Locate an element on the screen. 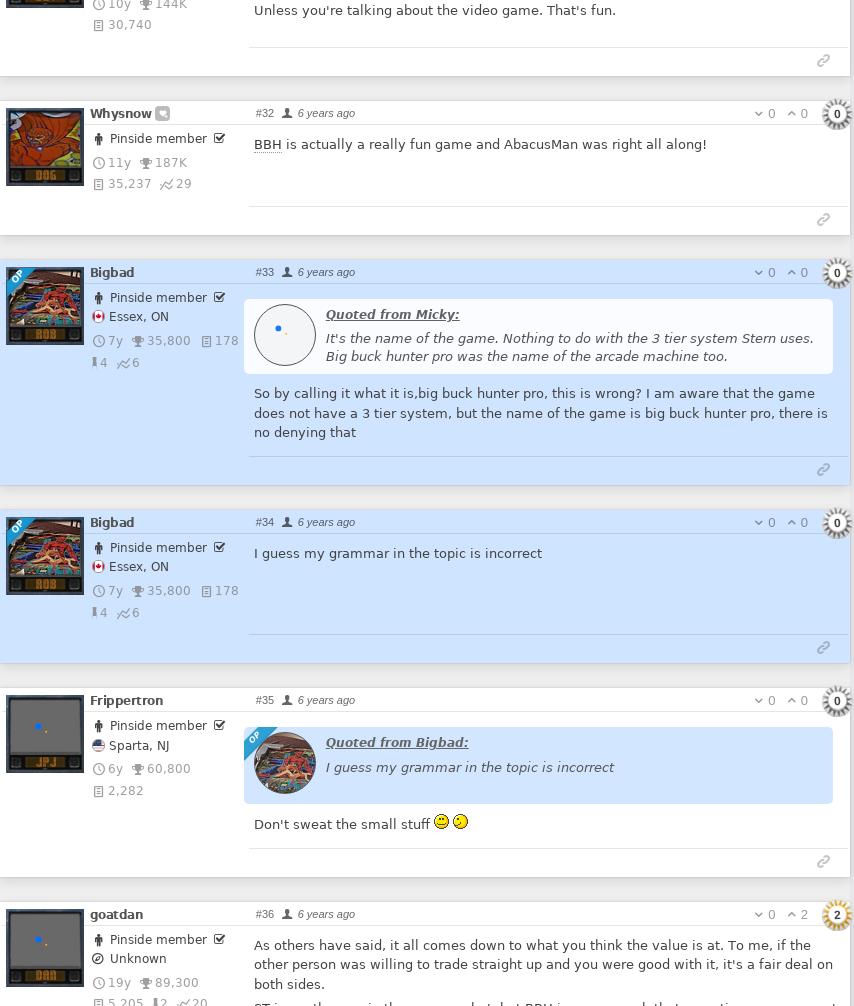 Image resolution: width=854 pixels, height=1006 pixels. '60,800' is located at coordinates (169, 767).